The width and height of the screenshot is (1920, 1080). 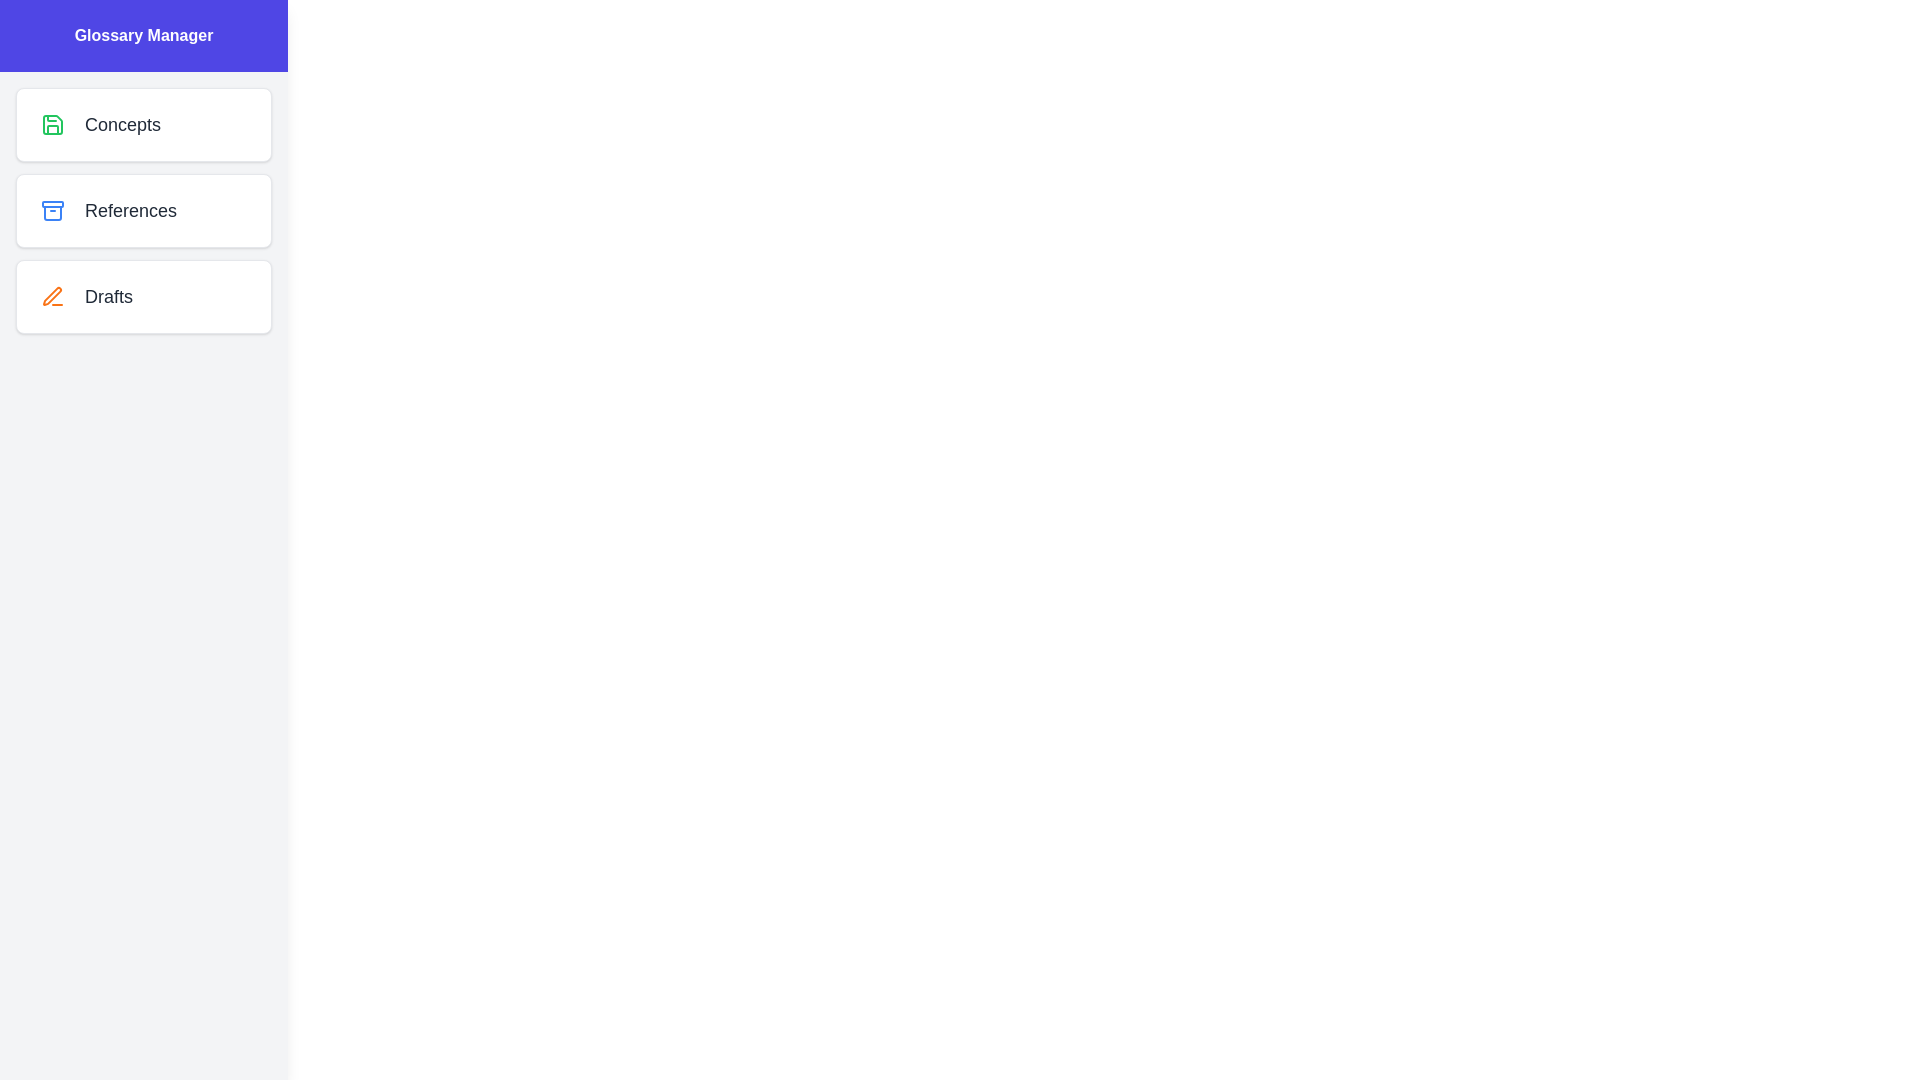 I want to click on the icon next to the References category, so click(x=52, y=211).